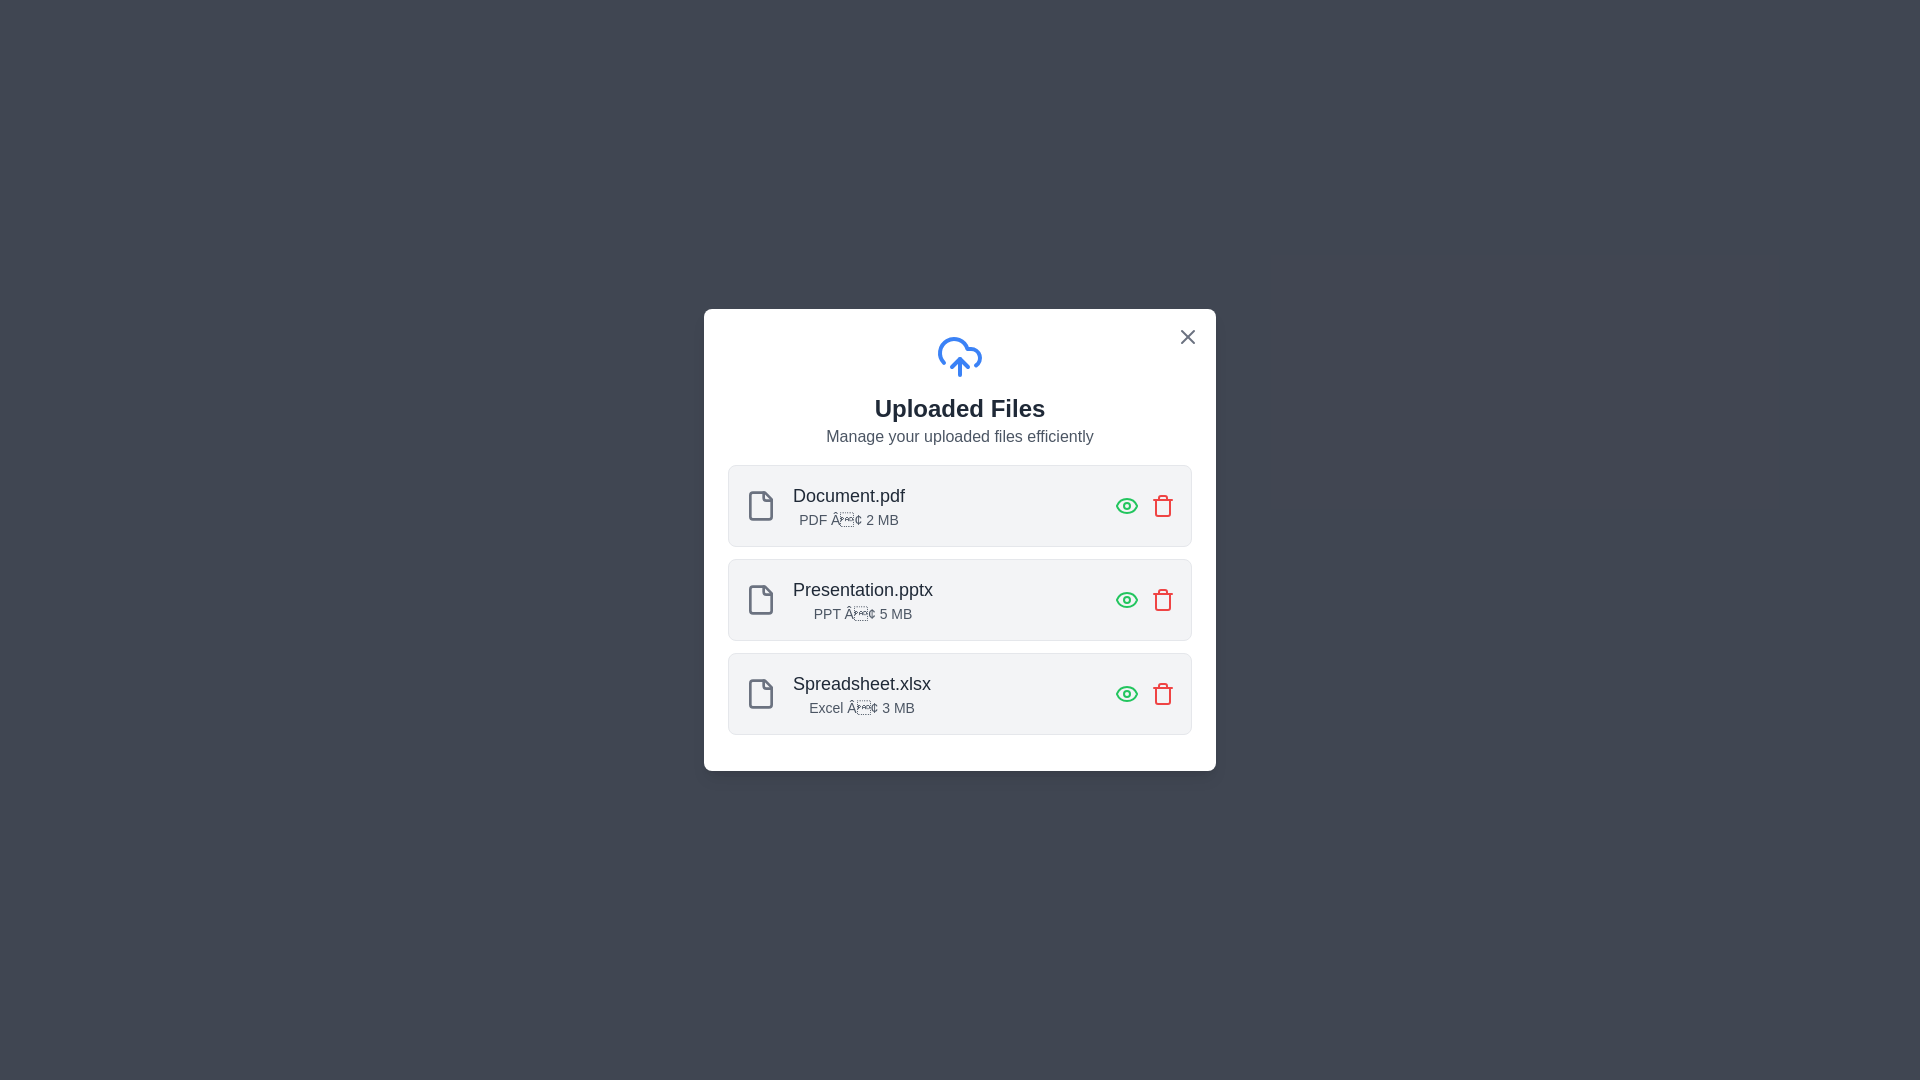 This screenshot has width=1920, height=1080. Describe the element at coordinates (863, 599) in the screenshot. I see `the text label displaying the filename 'Presentation.pptx' which is the second row in the list of uploaded files` at that location.